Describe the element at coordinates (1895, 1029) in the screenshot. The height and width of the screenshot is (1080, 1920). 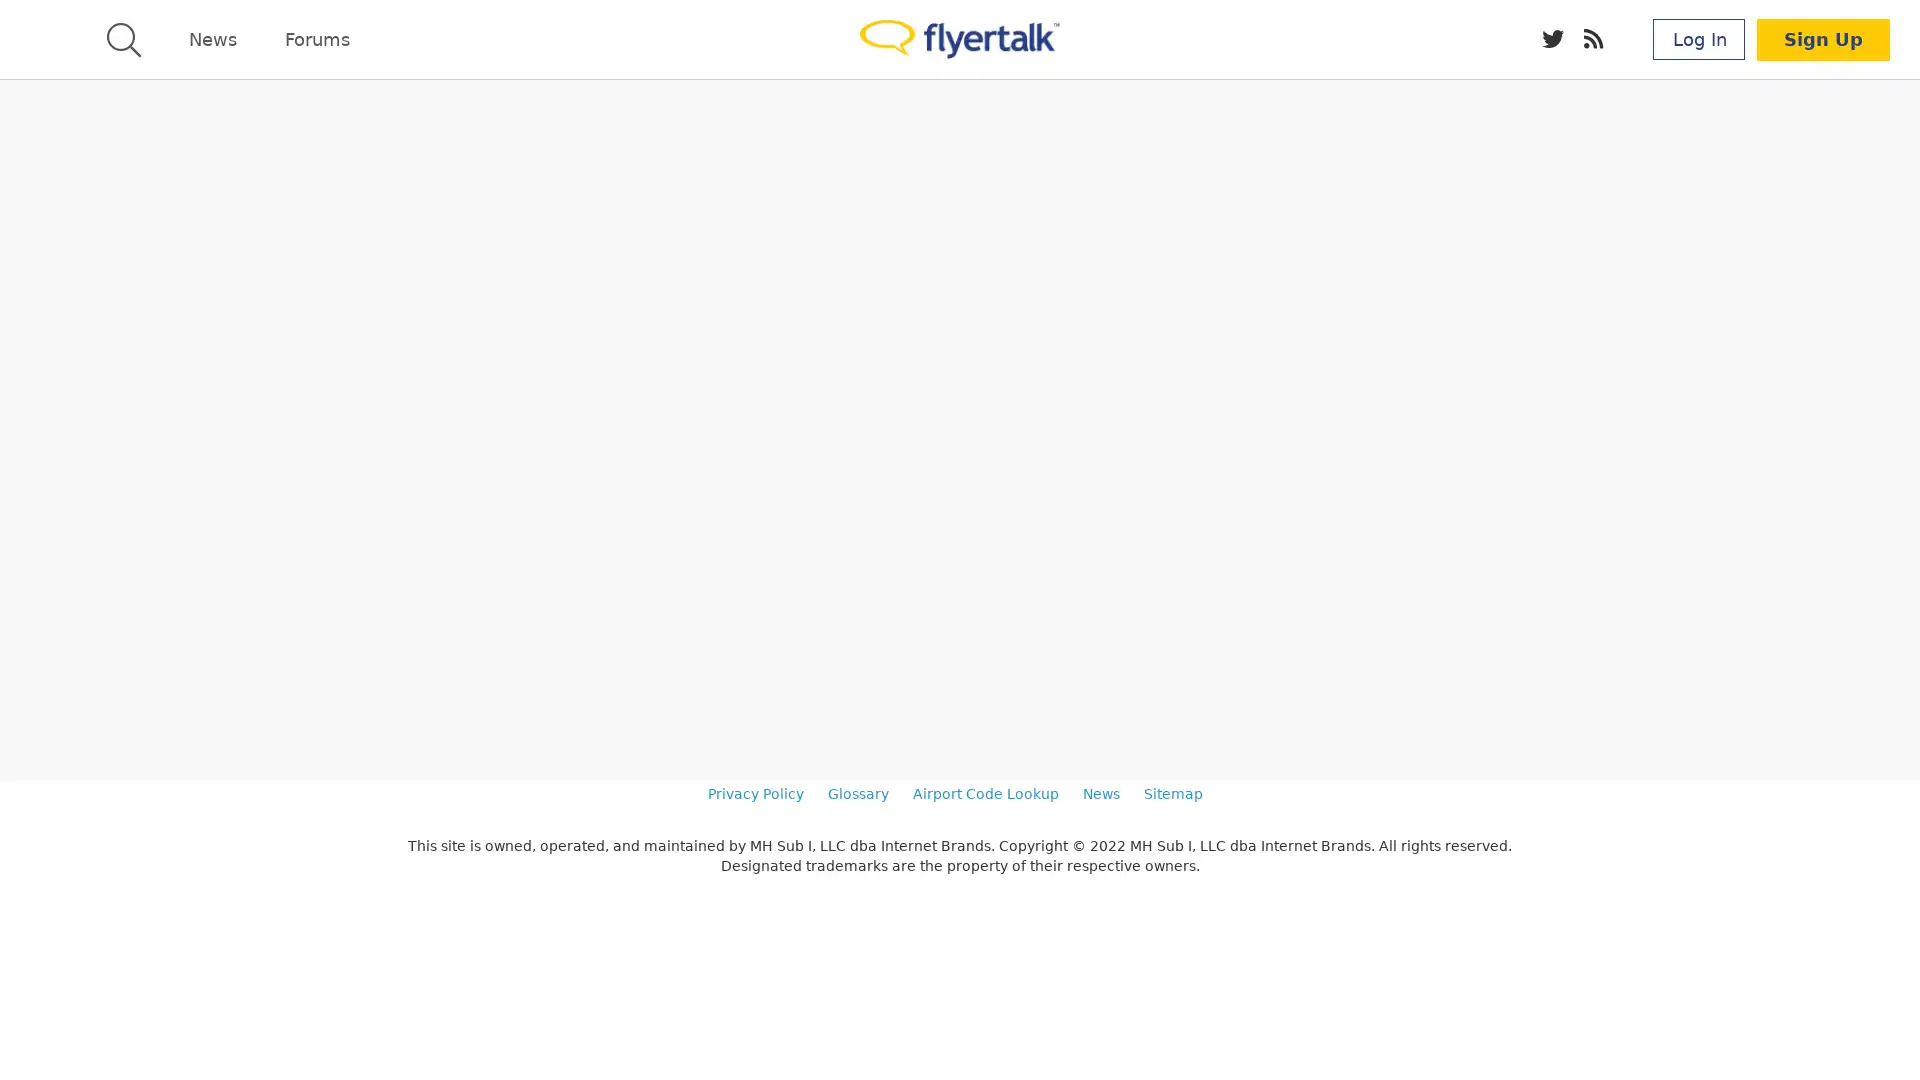
I see `Close` at that location.